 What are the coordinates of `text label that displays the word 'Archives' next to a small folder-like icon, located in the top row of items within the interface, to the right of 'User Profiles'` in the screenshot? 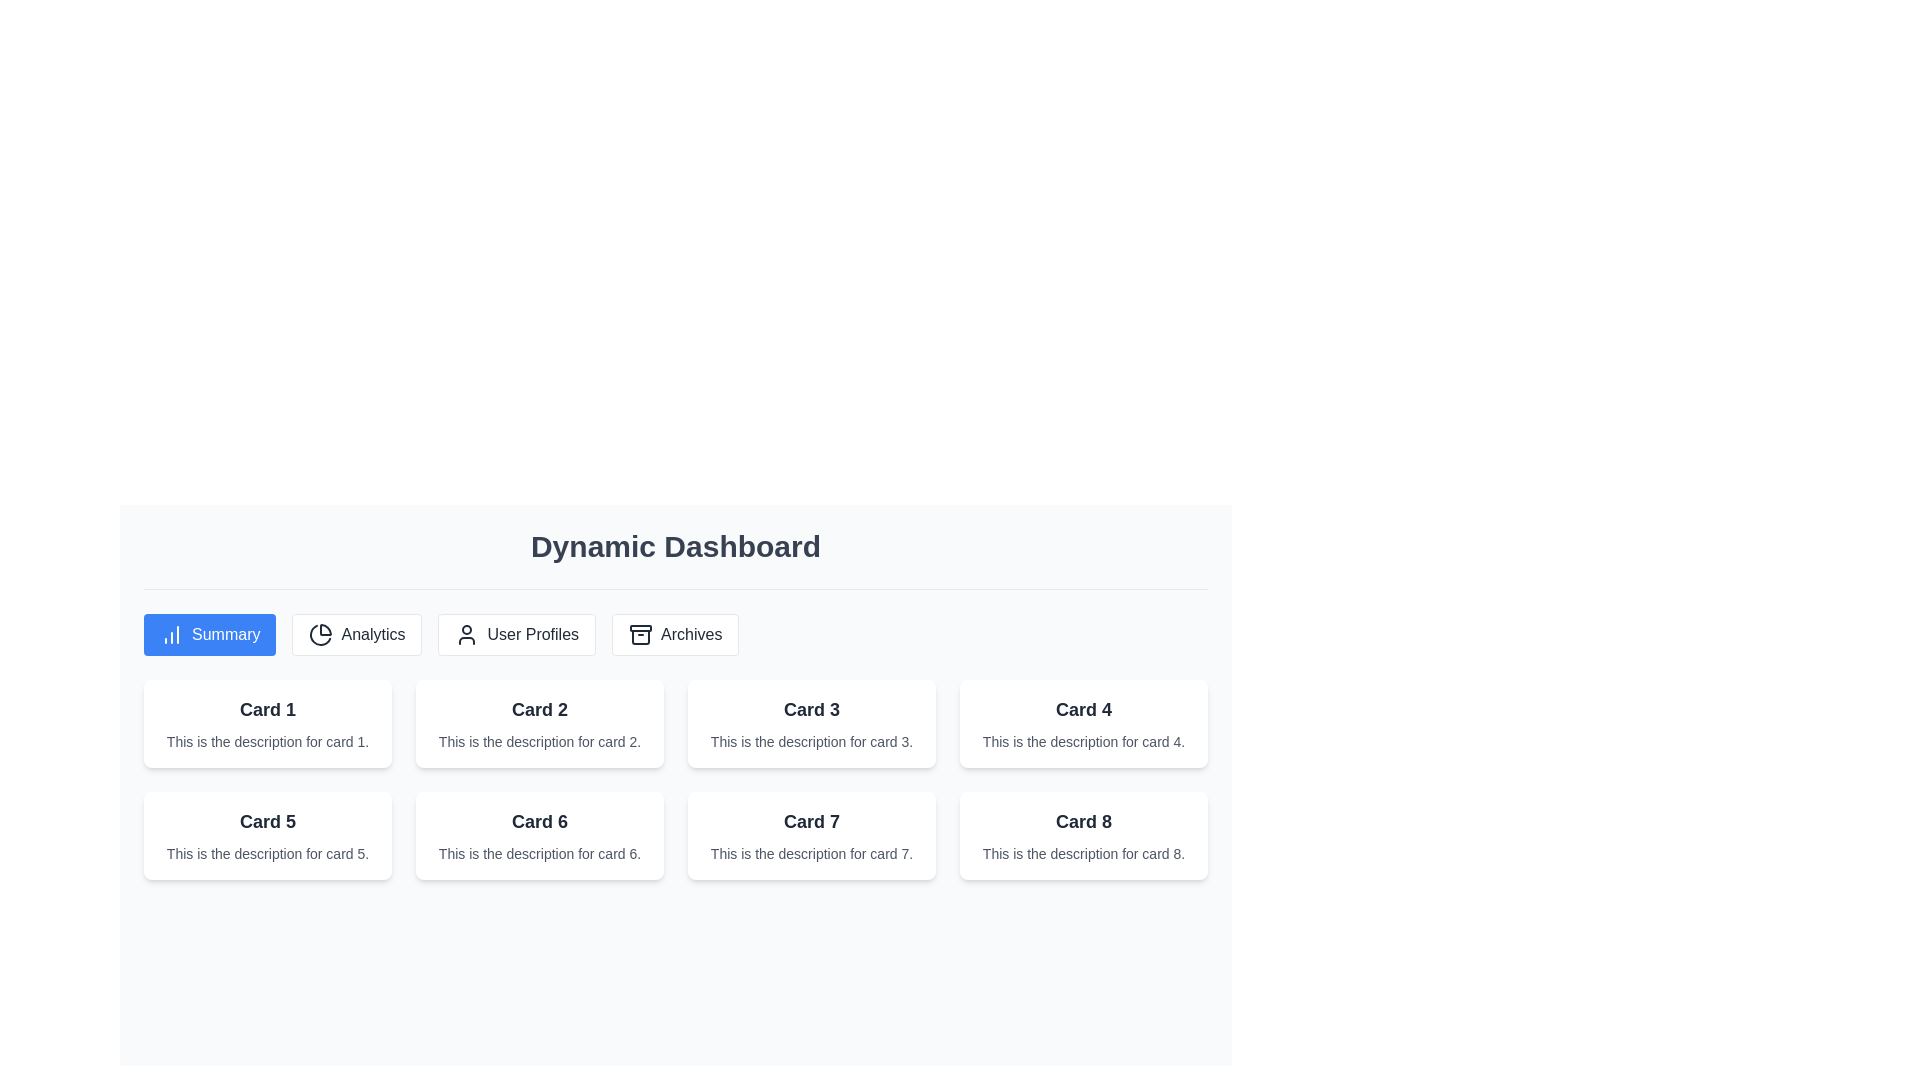 It's located at (675, 635).